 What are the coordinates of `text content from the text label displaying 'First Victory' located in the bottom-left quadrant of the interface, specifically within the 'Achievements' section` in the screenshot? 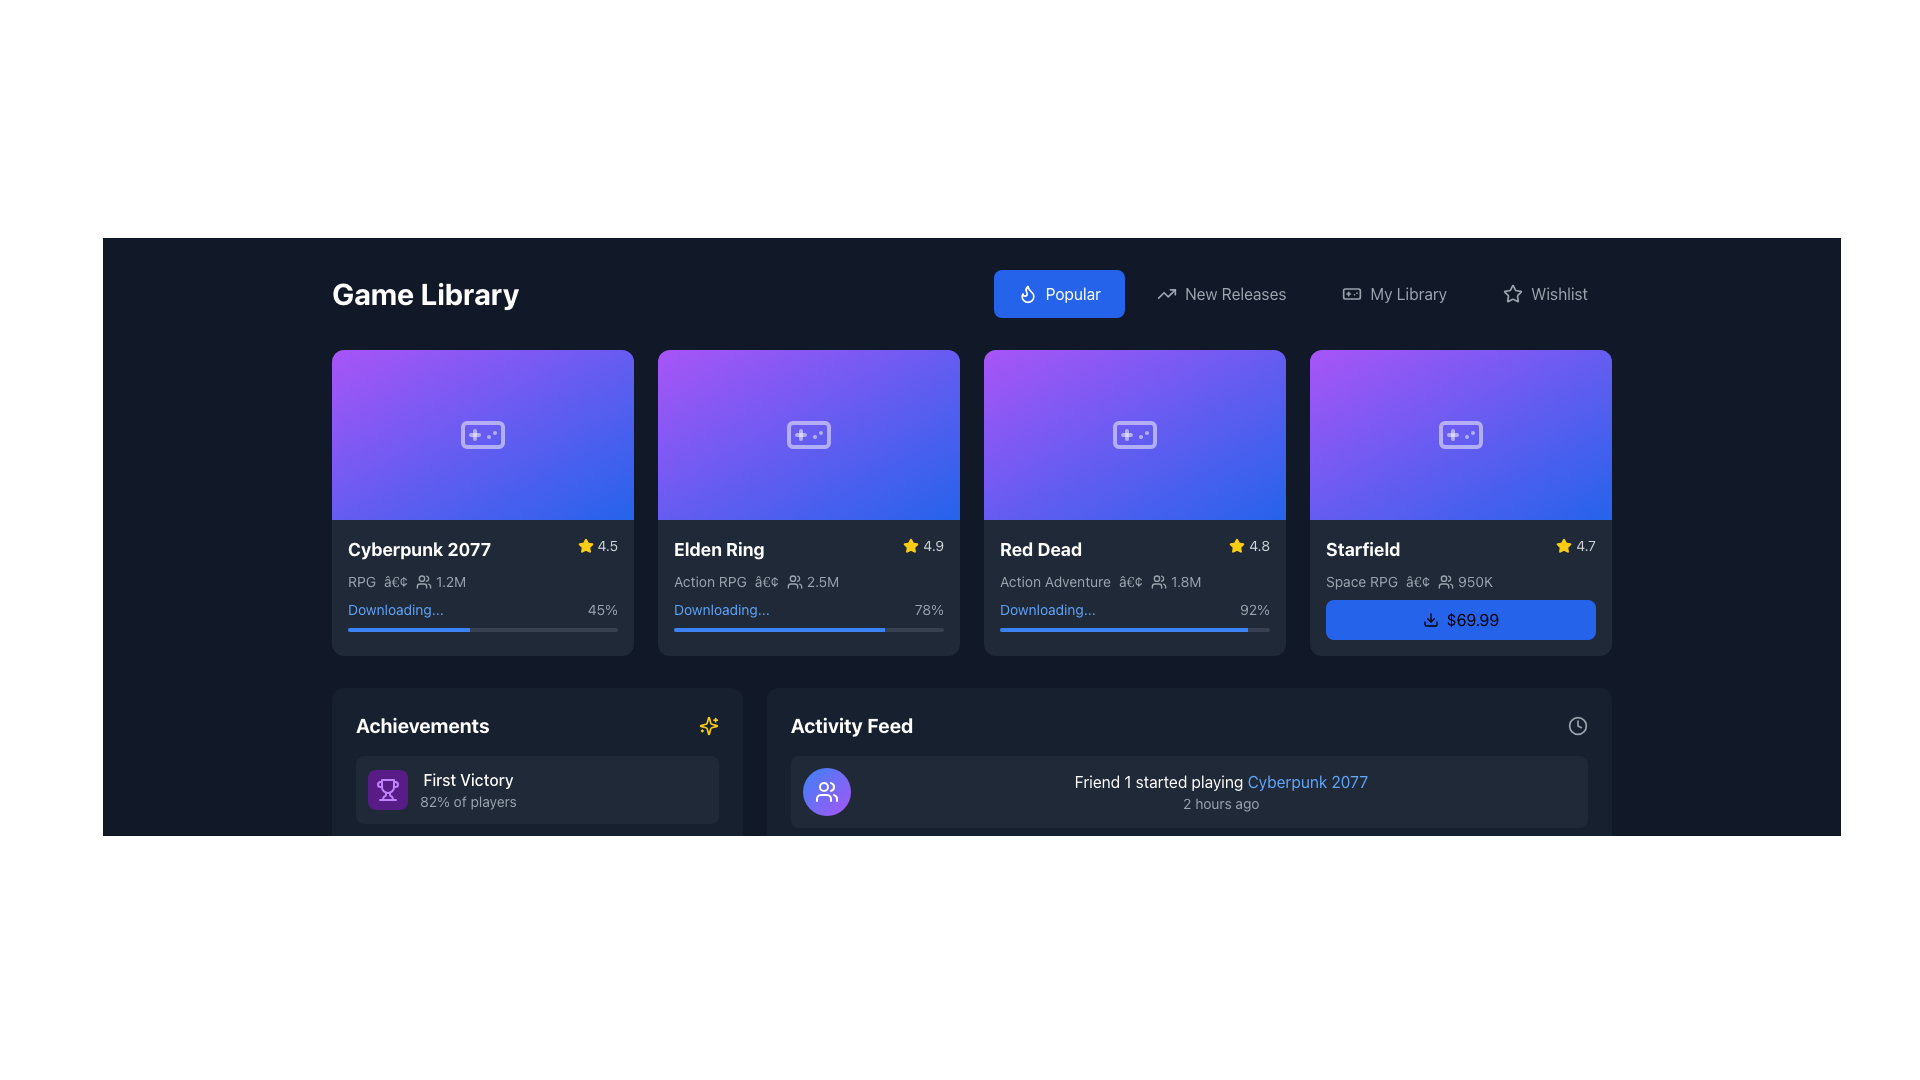 It's located at (467, 778).